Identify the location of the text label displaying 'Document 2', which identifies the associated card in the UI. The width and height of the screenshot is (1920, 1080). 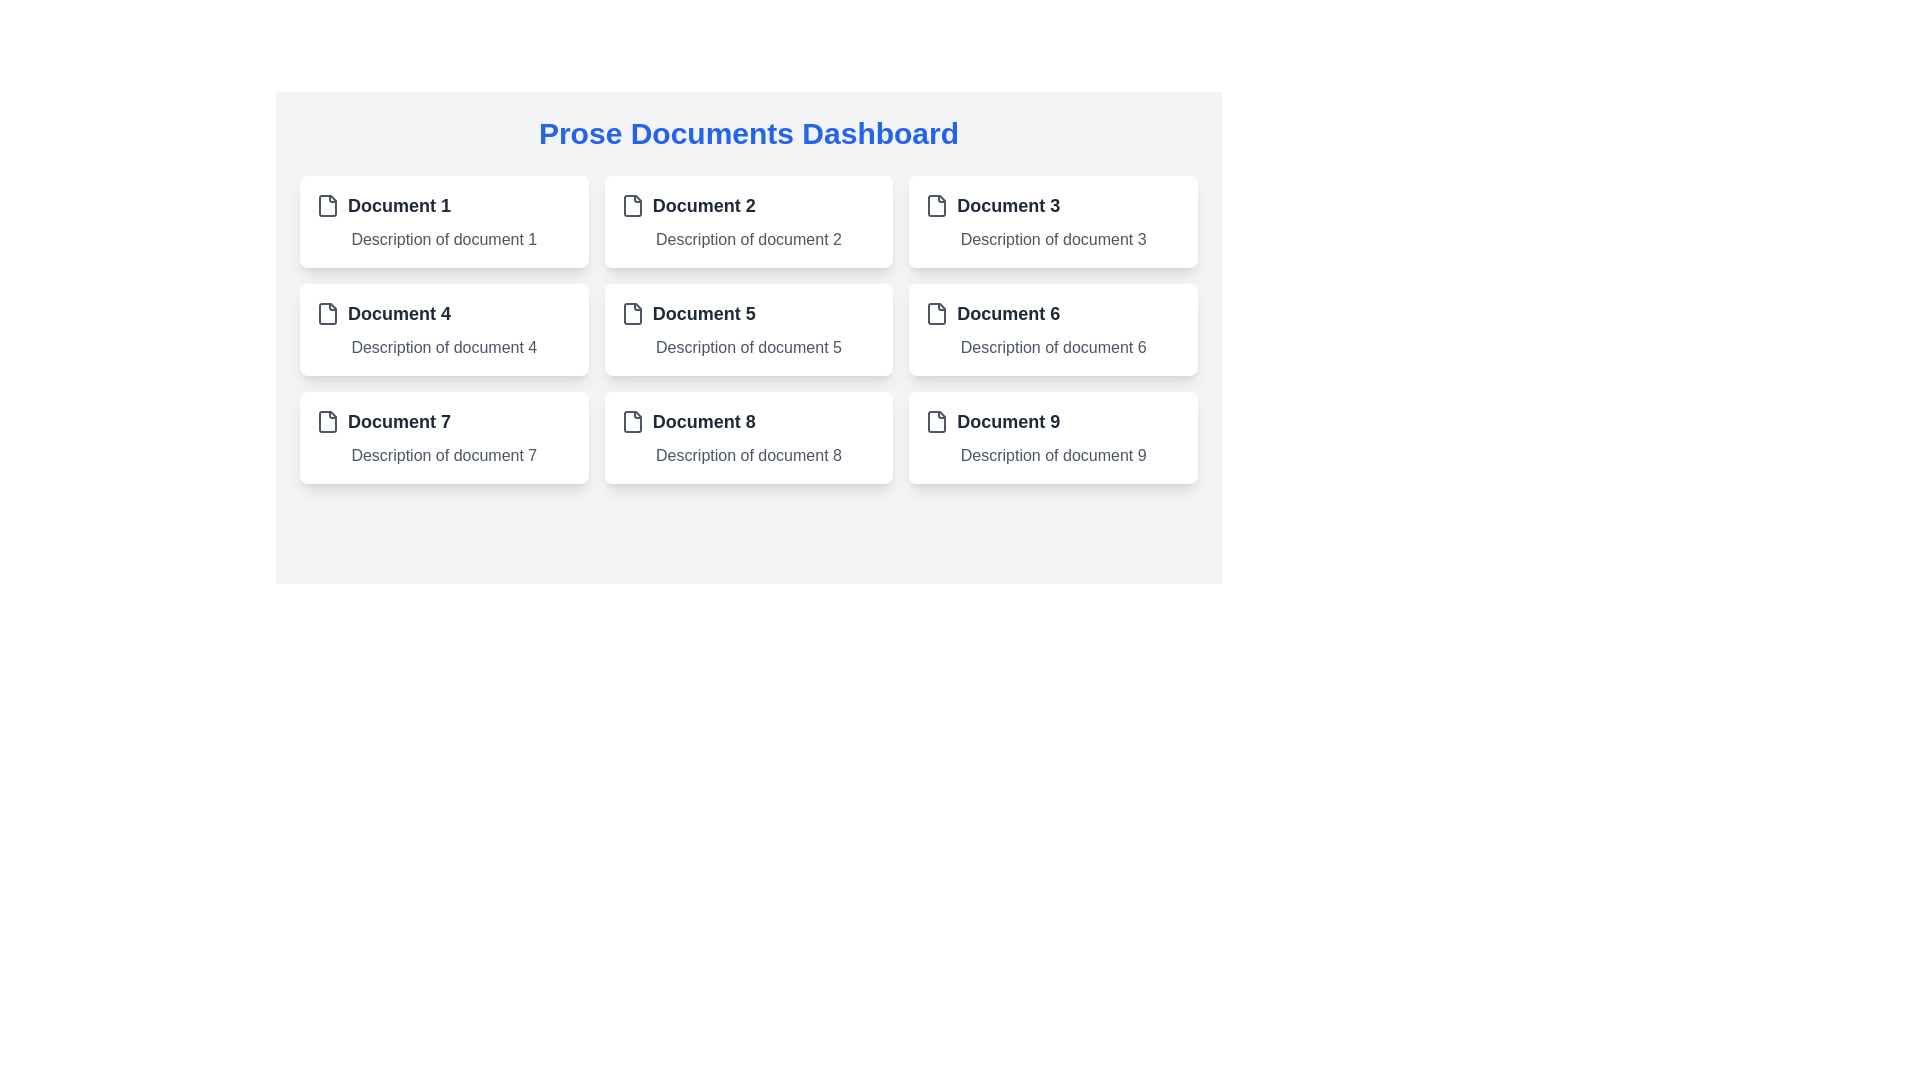
(704, 205).